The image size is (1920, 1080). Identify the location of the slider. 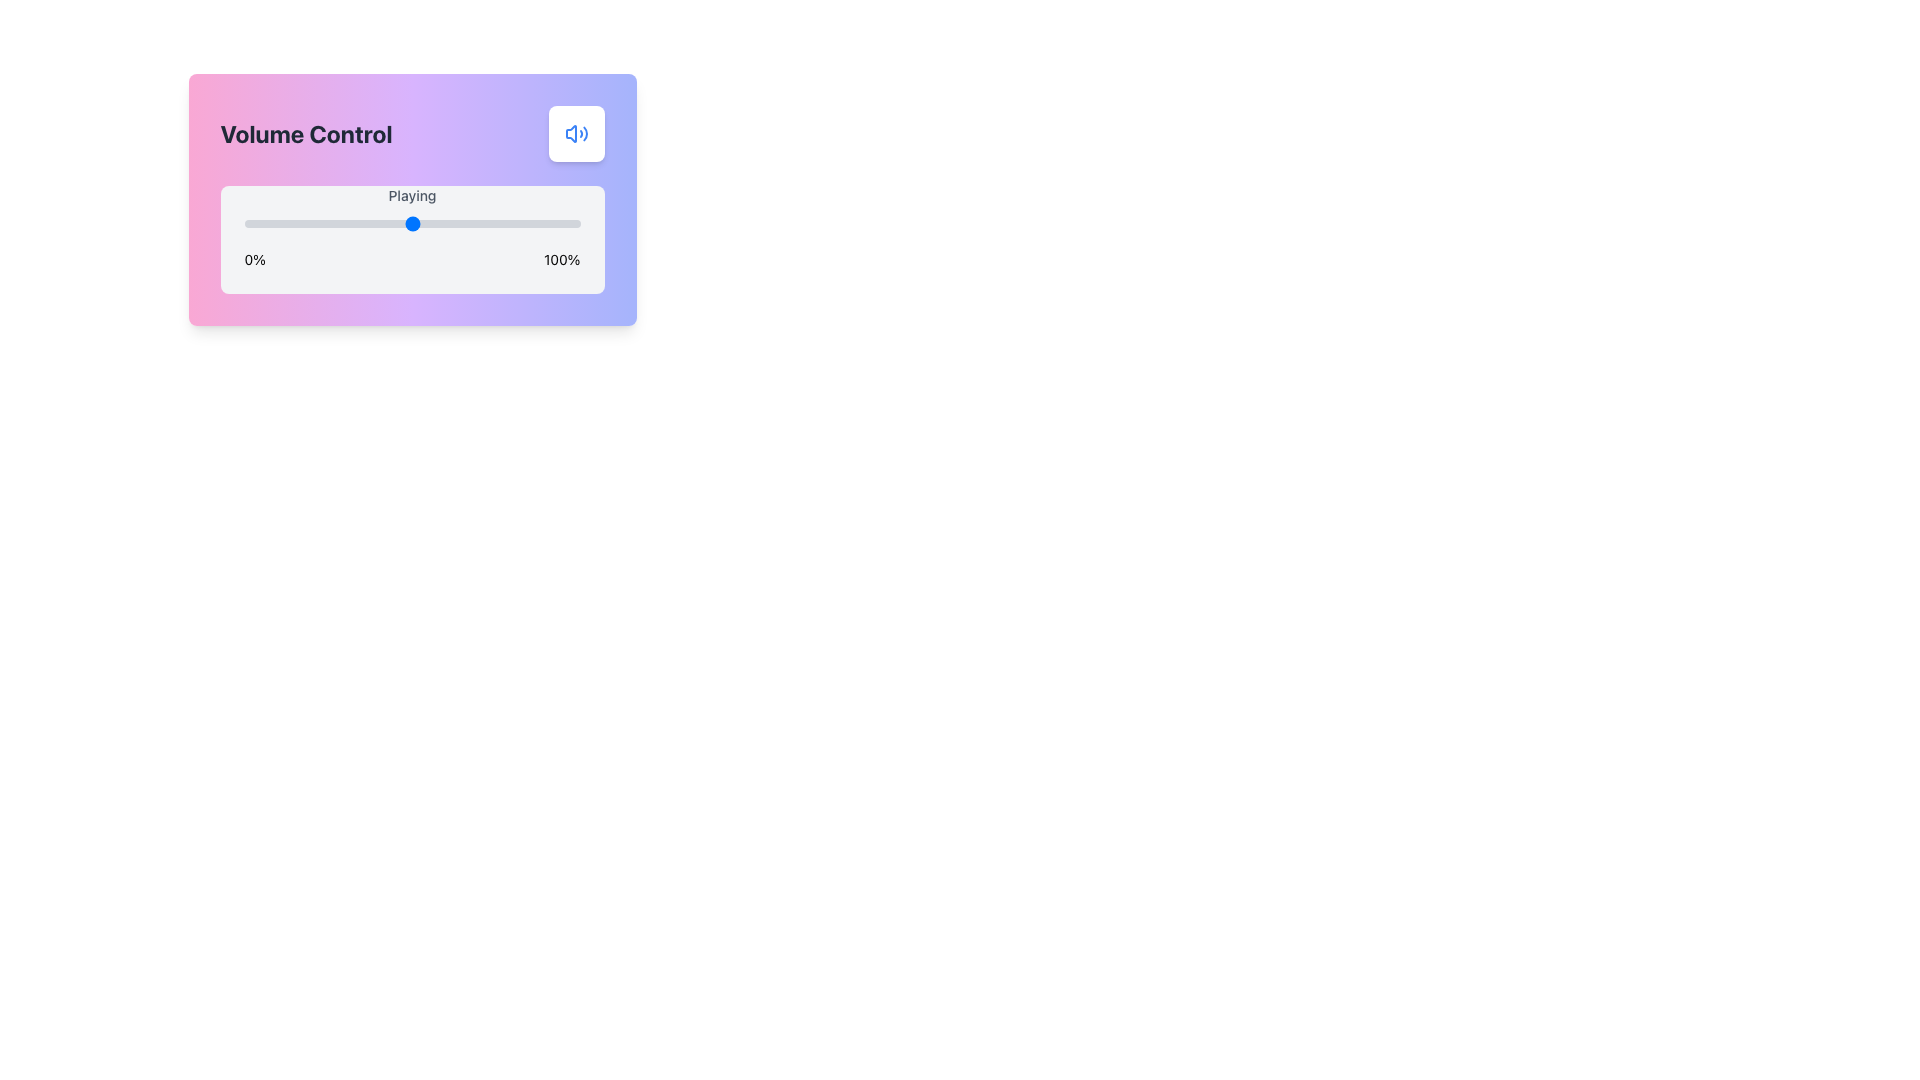
(362, 223).